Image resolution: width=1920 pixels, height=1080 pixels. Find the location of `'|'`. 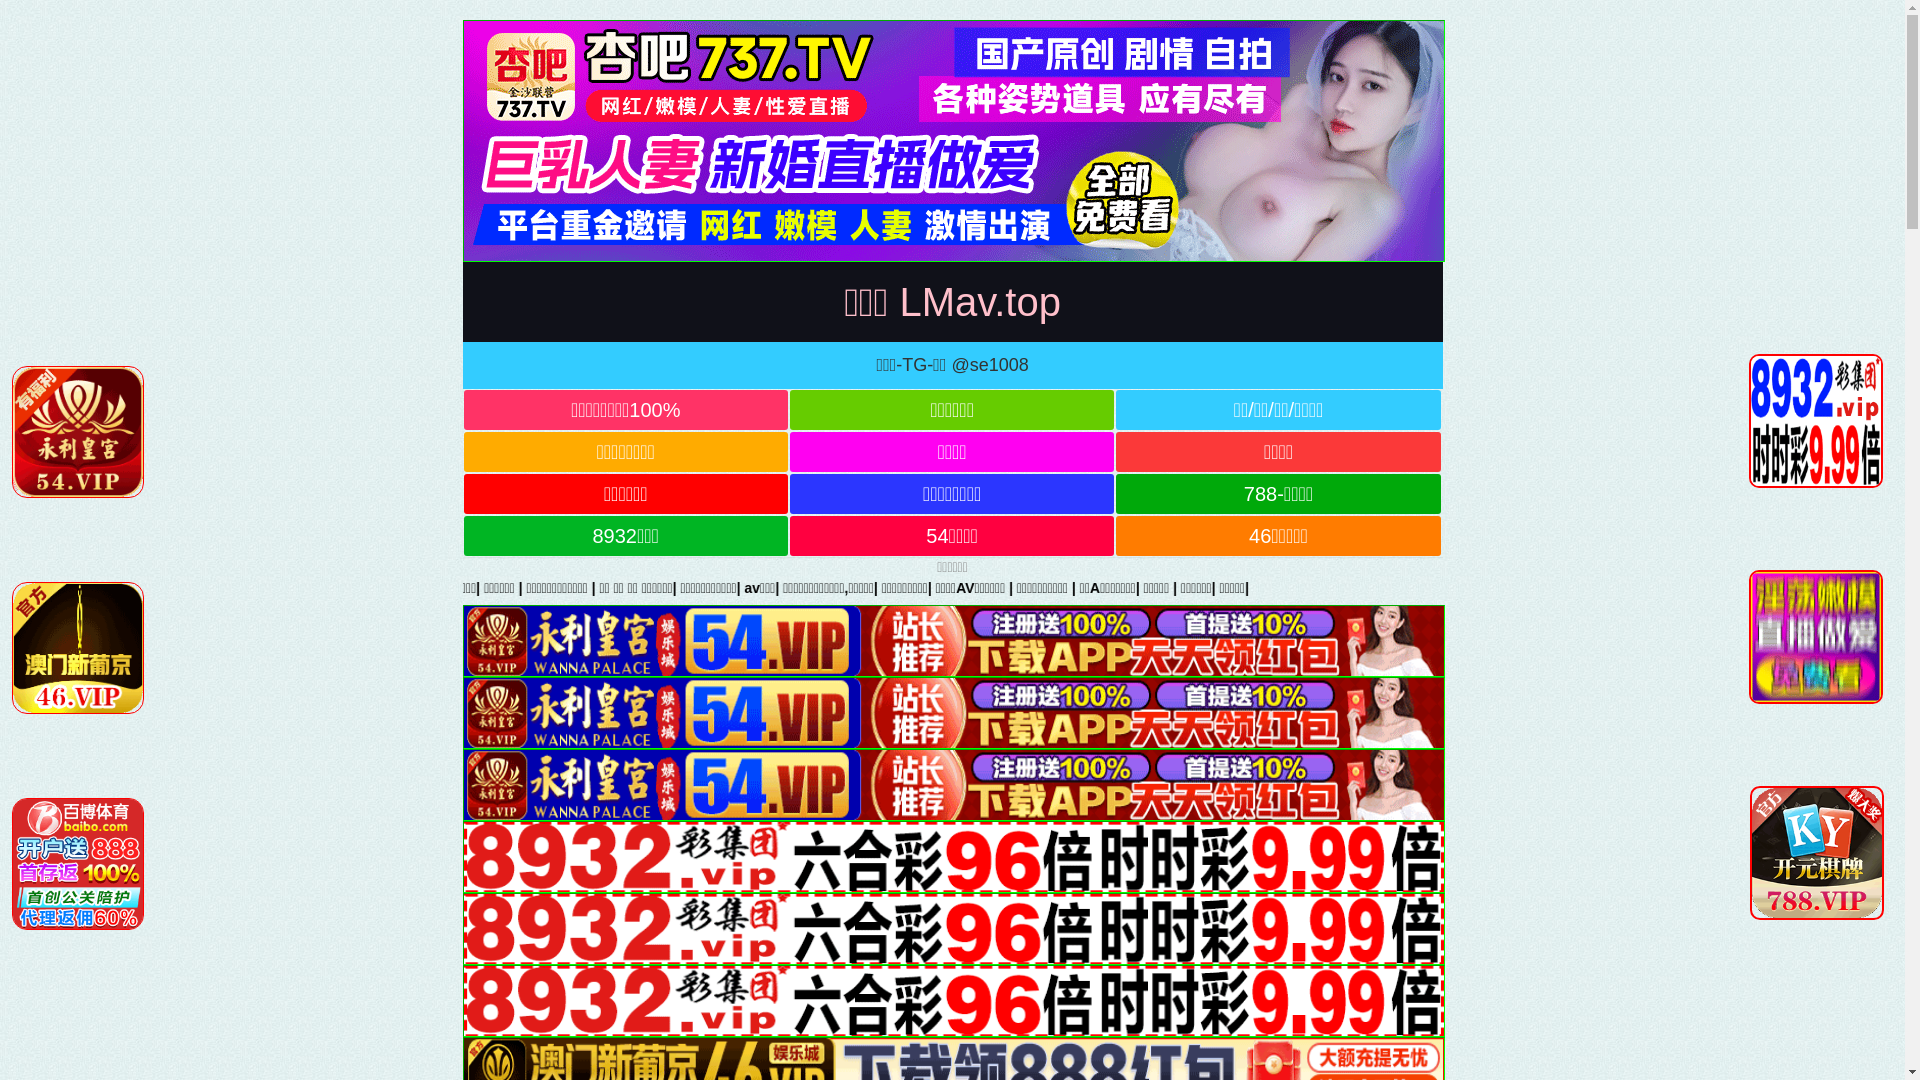

'|' is located at coordinates (662, 586).